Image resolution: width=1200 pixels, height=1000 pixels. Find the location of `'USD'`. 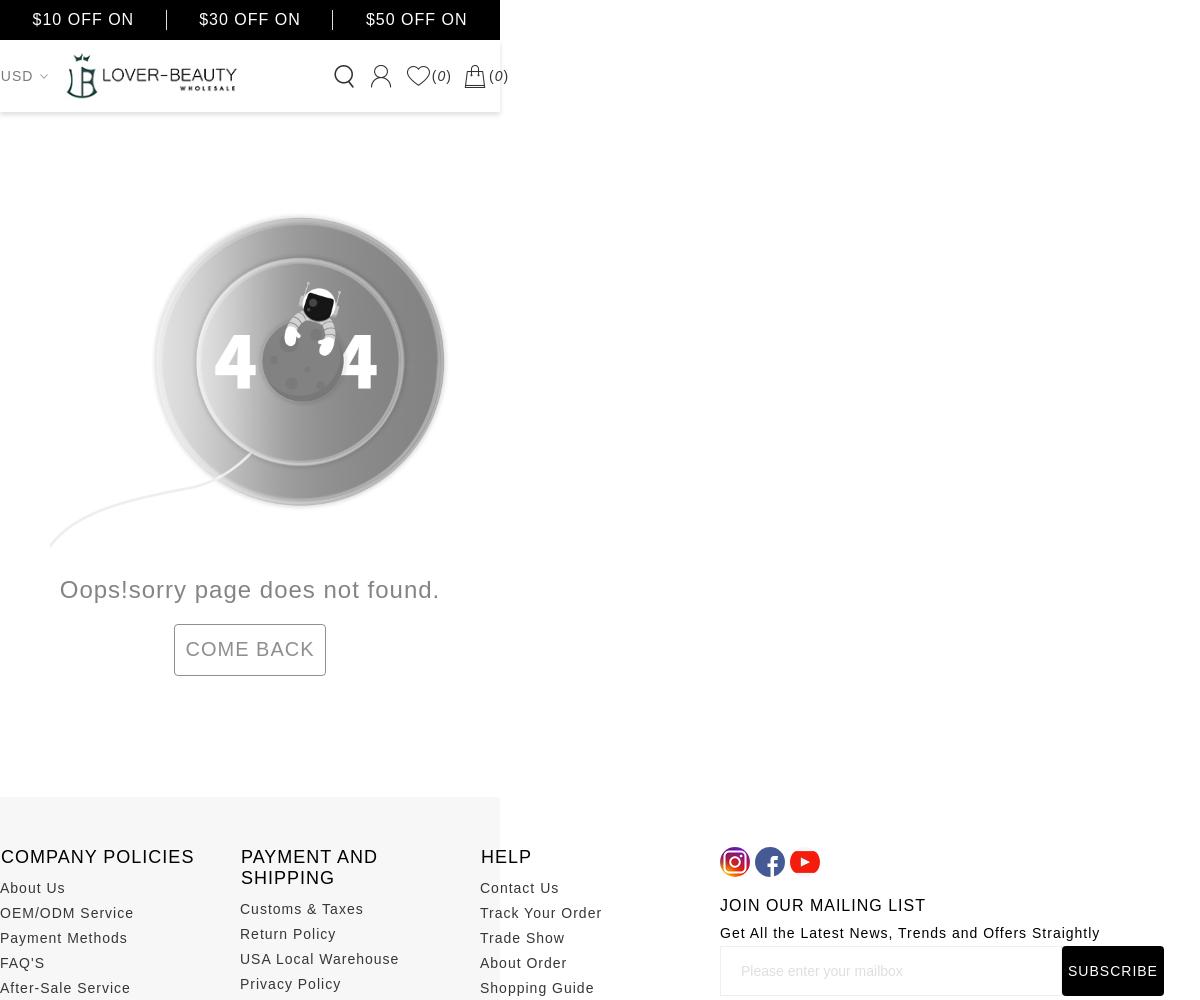

'USD' is located at coordinates (16, 75).